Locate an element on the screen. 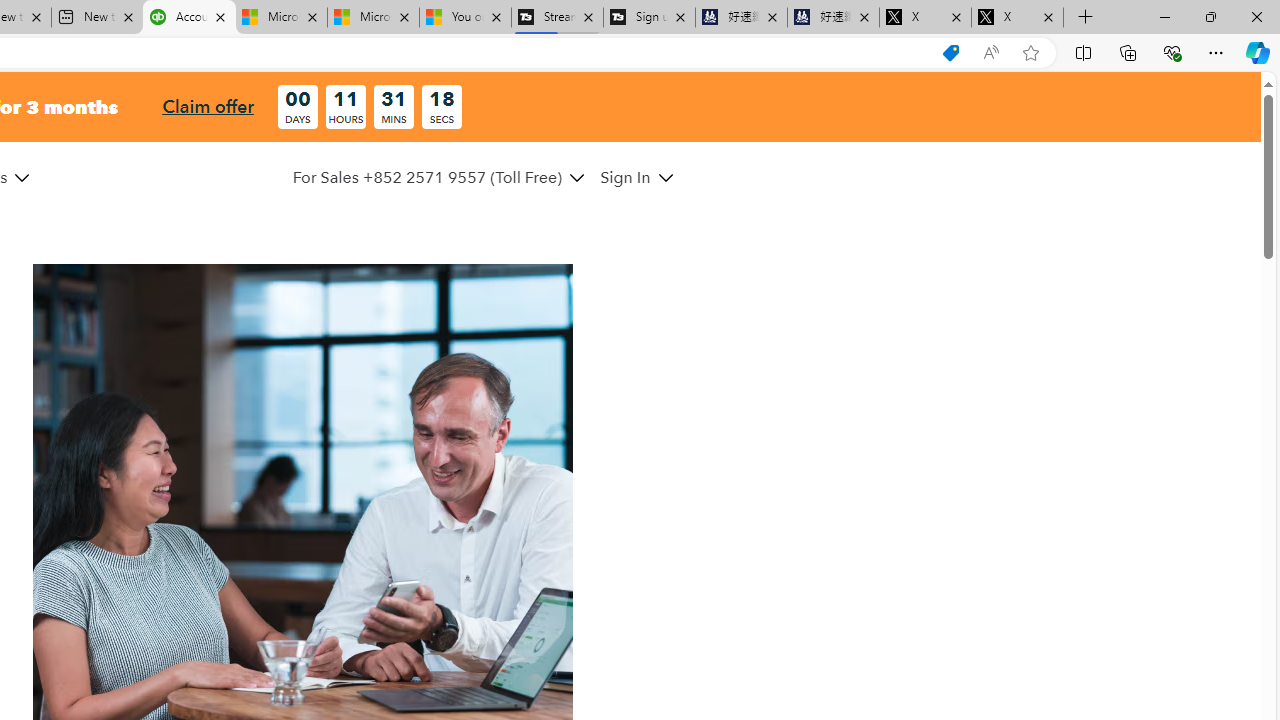  'Minimize' is located at coordinates (1164, 16).